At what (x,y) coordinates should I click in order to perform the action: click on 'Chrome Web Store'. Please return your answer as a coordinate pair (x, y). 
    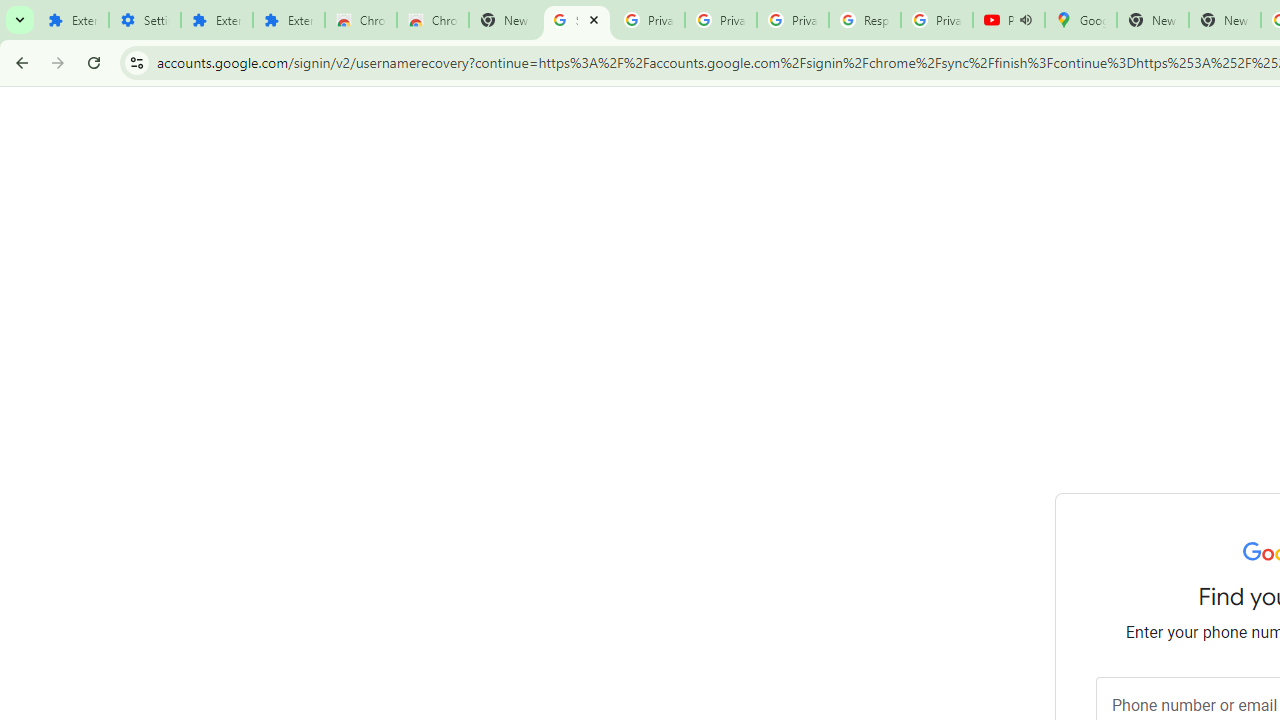
    Looking at the image, I should click on (360, 20).